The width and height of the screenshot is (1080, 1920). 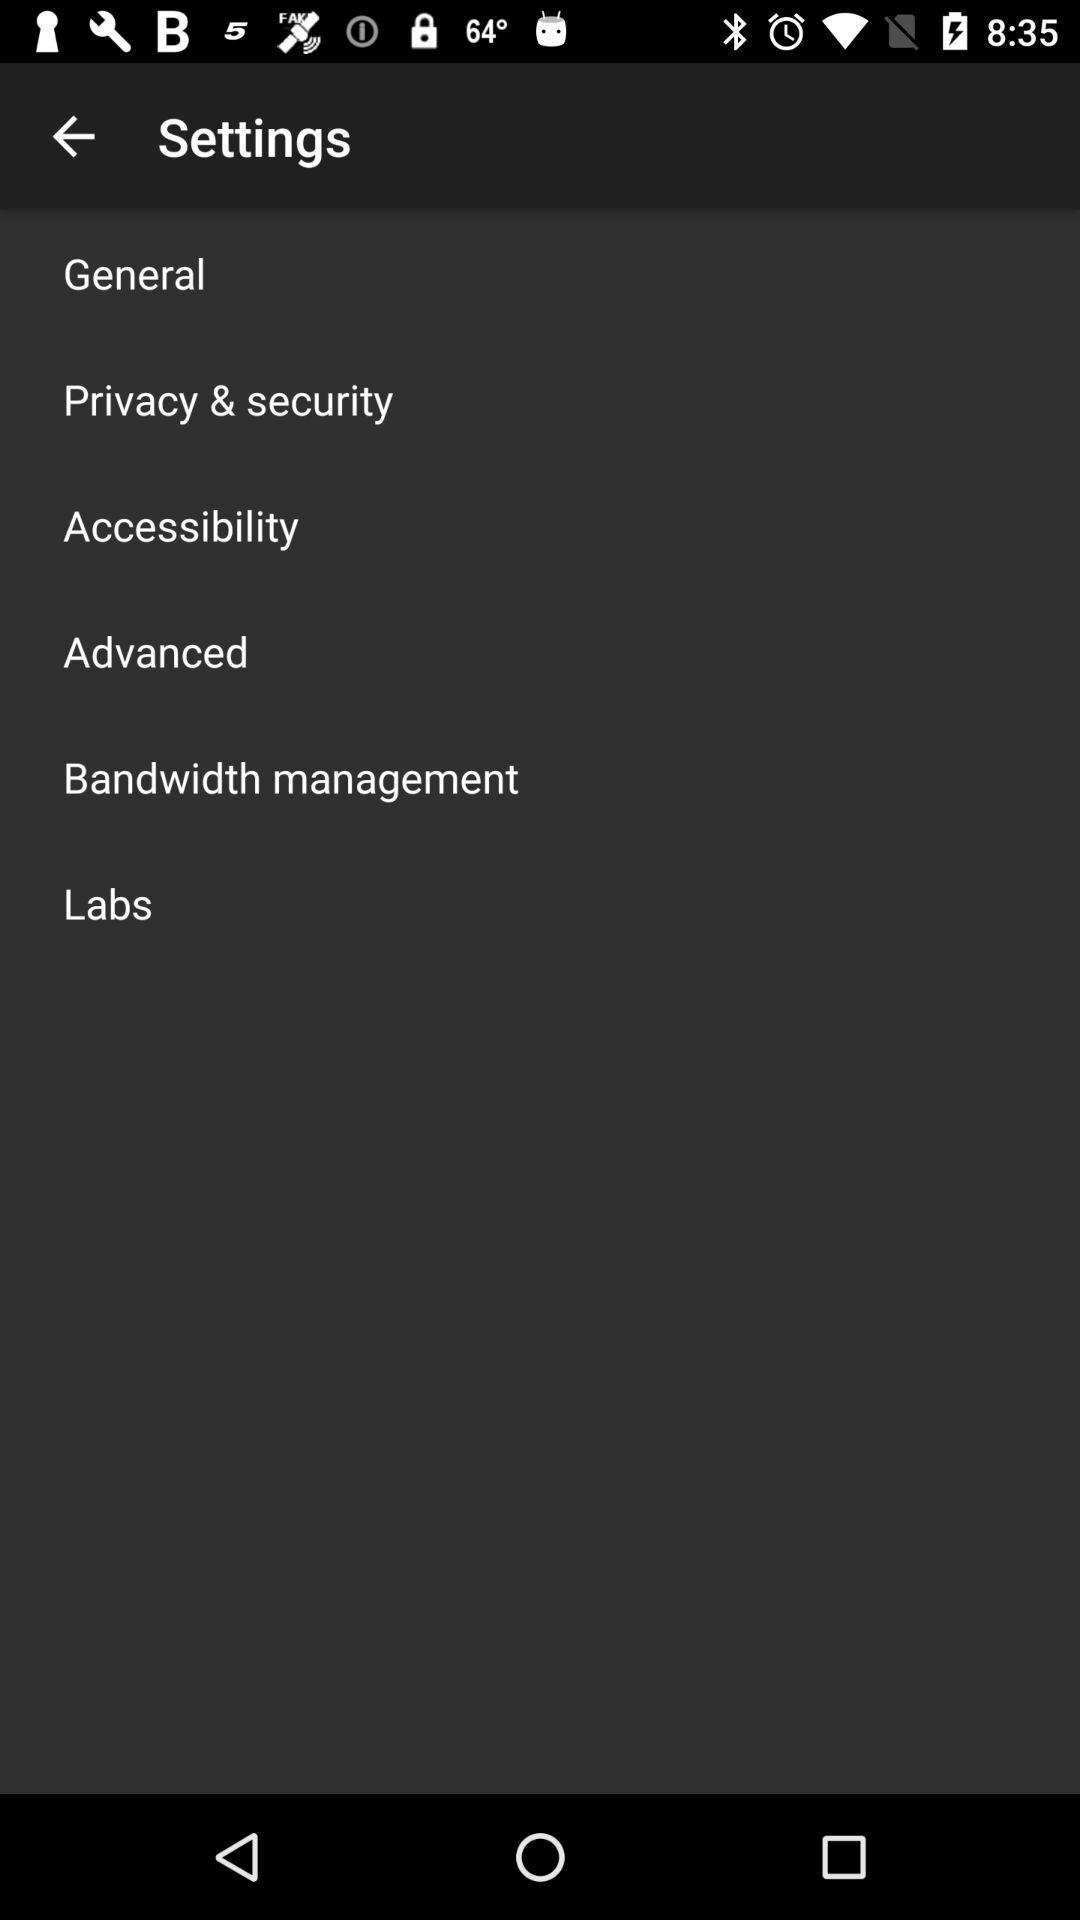 What do you see at coordinates (134, 272) in the screenshot?
I see `general item` at bounding box center [134, 272].